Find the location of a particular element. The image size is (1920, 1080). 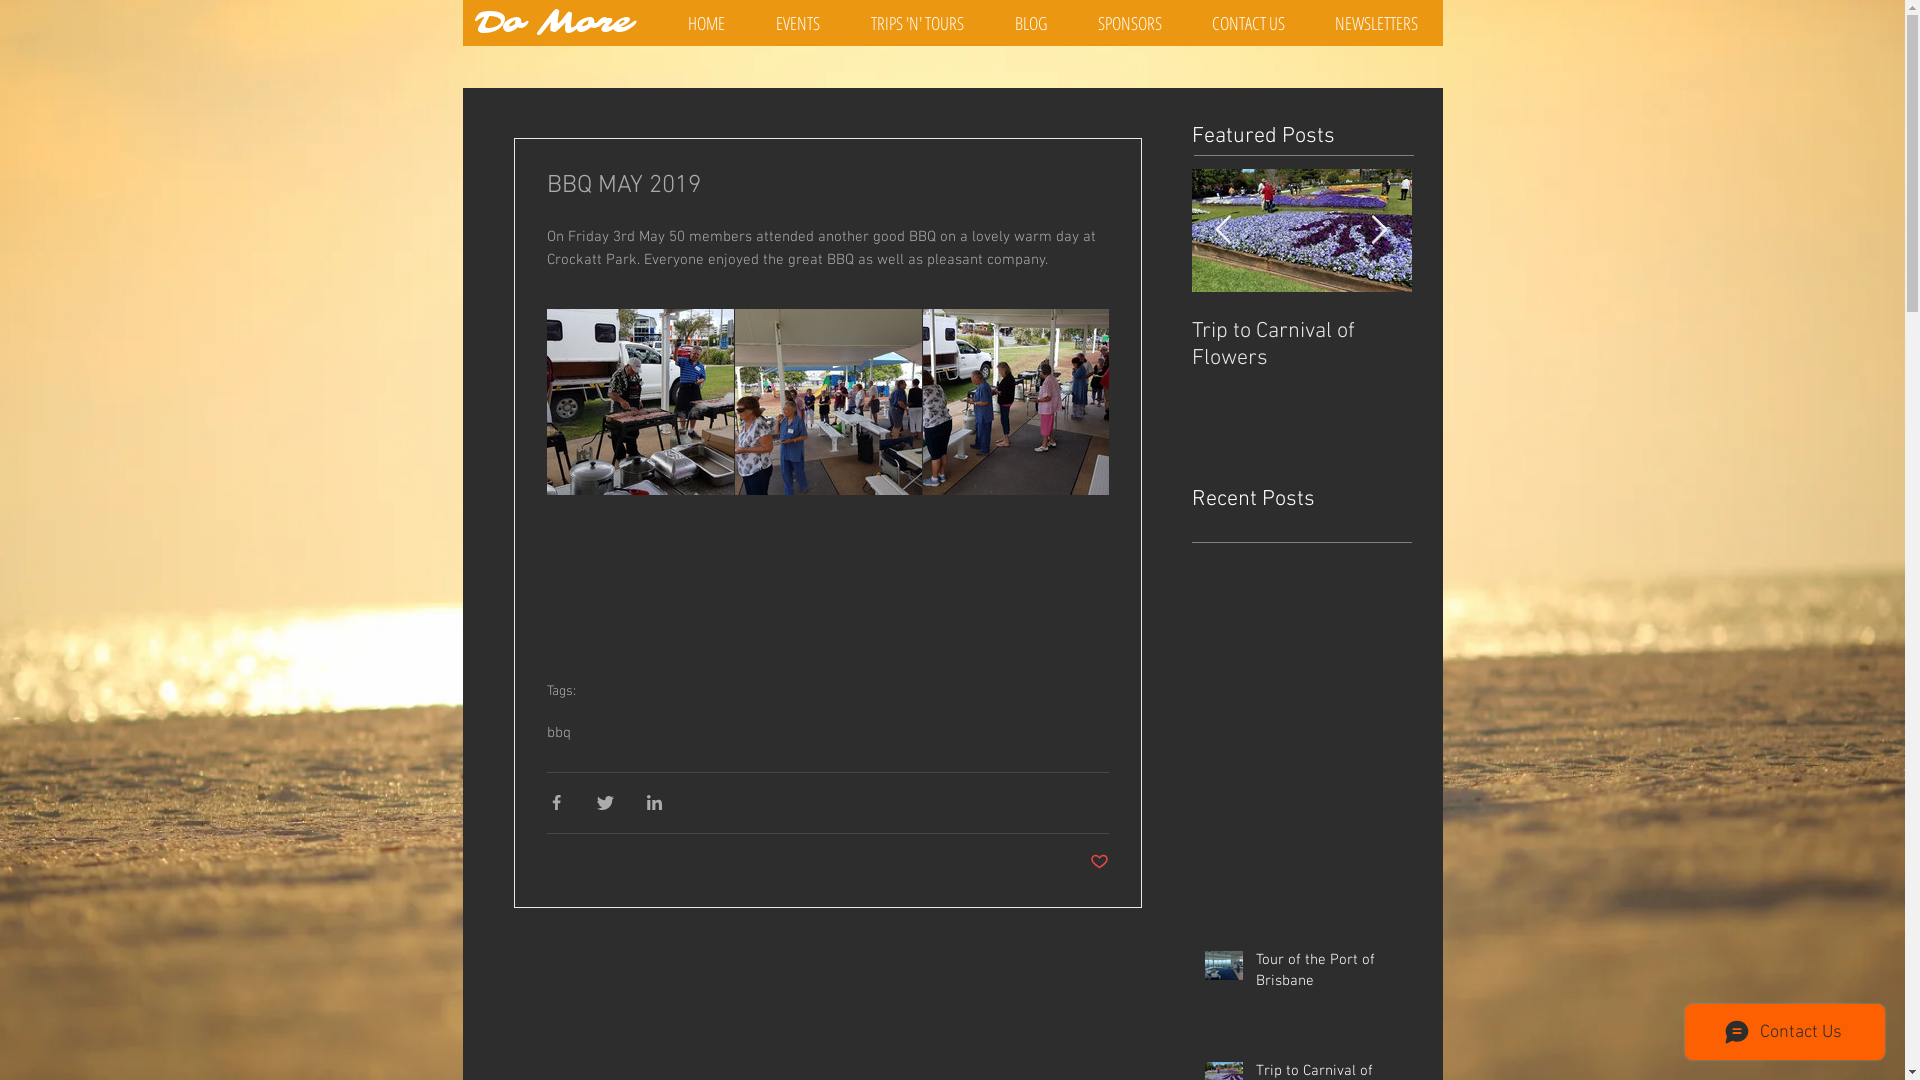

'Trip to Carnival of Flowers' is located at coordinates (1520, 343).